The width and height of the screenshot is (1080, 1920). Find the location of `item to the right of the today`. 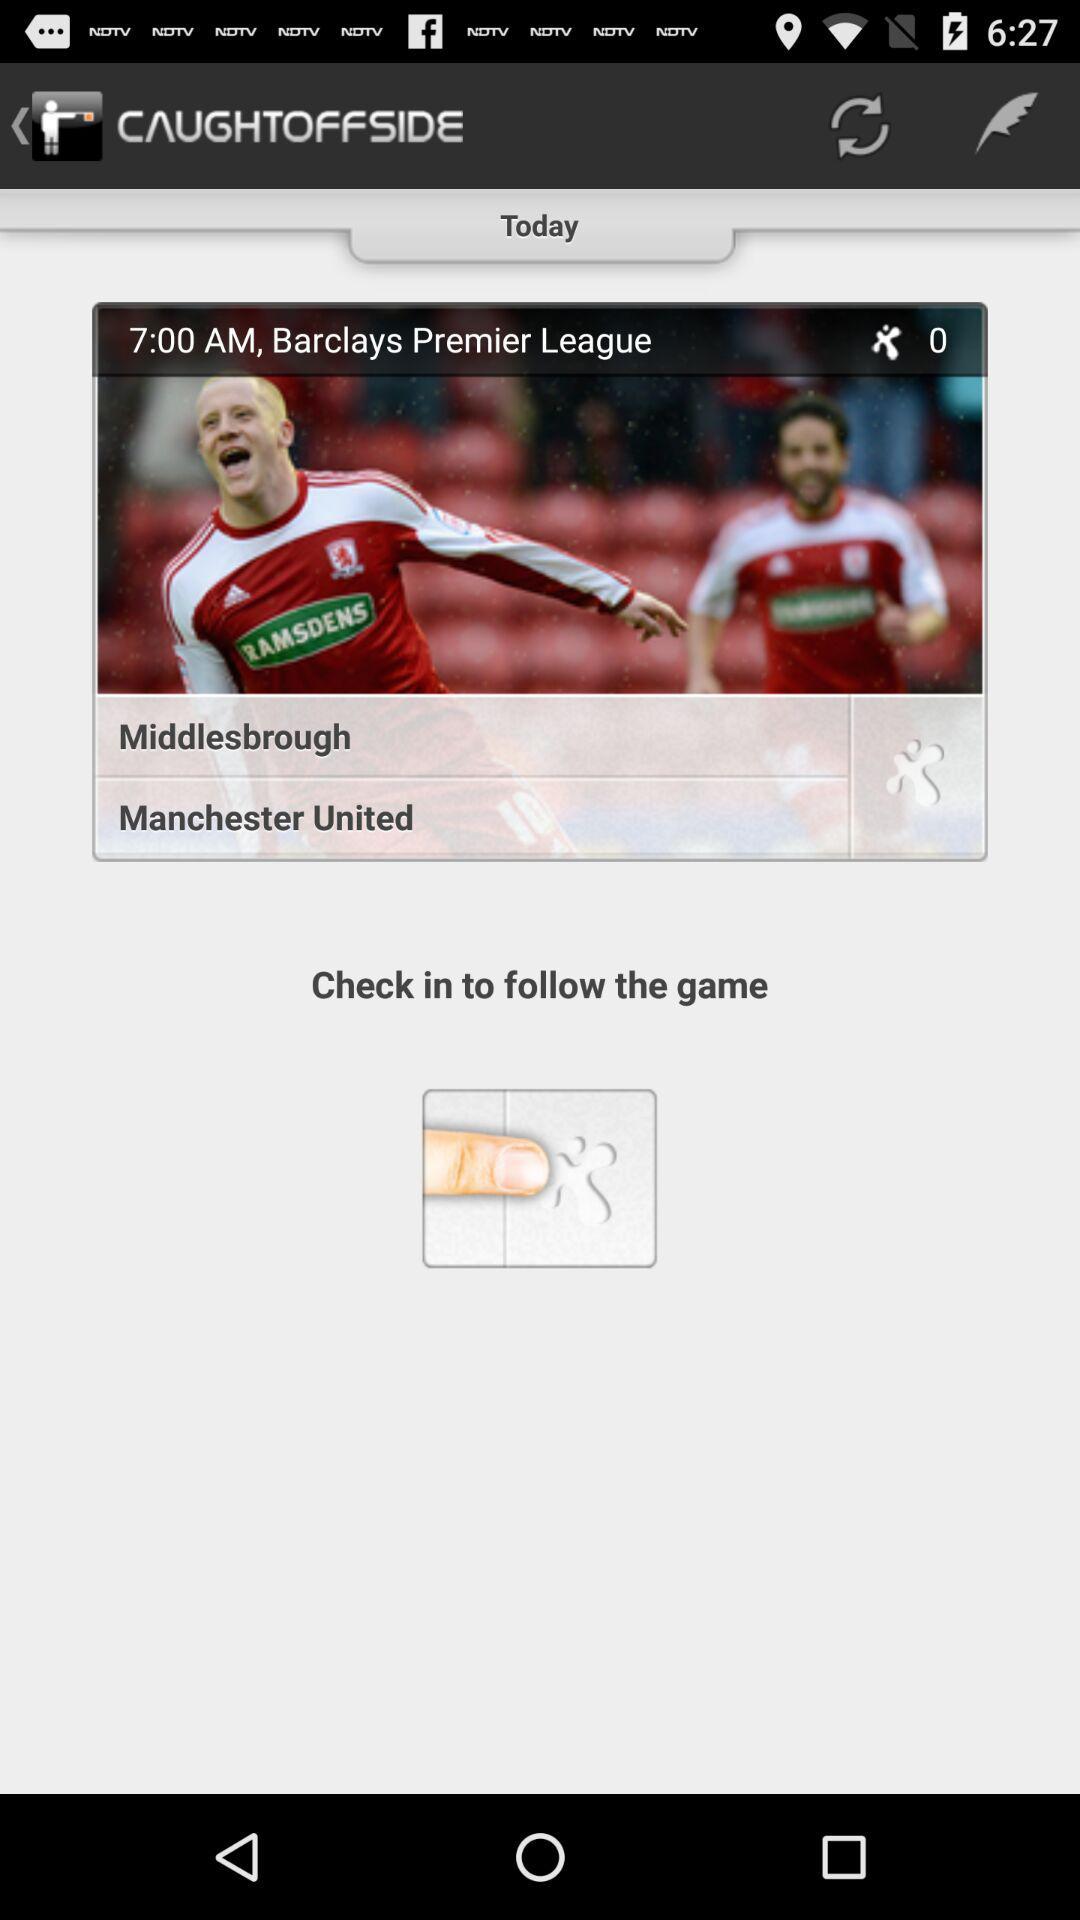

item to the right of the today is located at coordinates (858, 124).